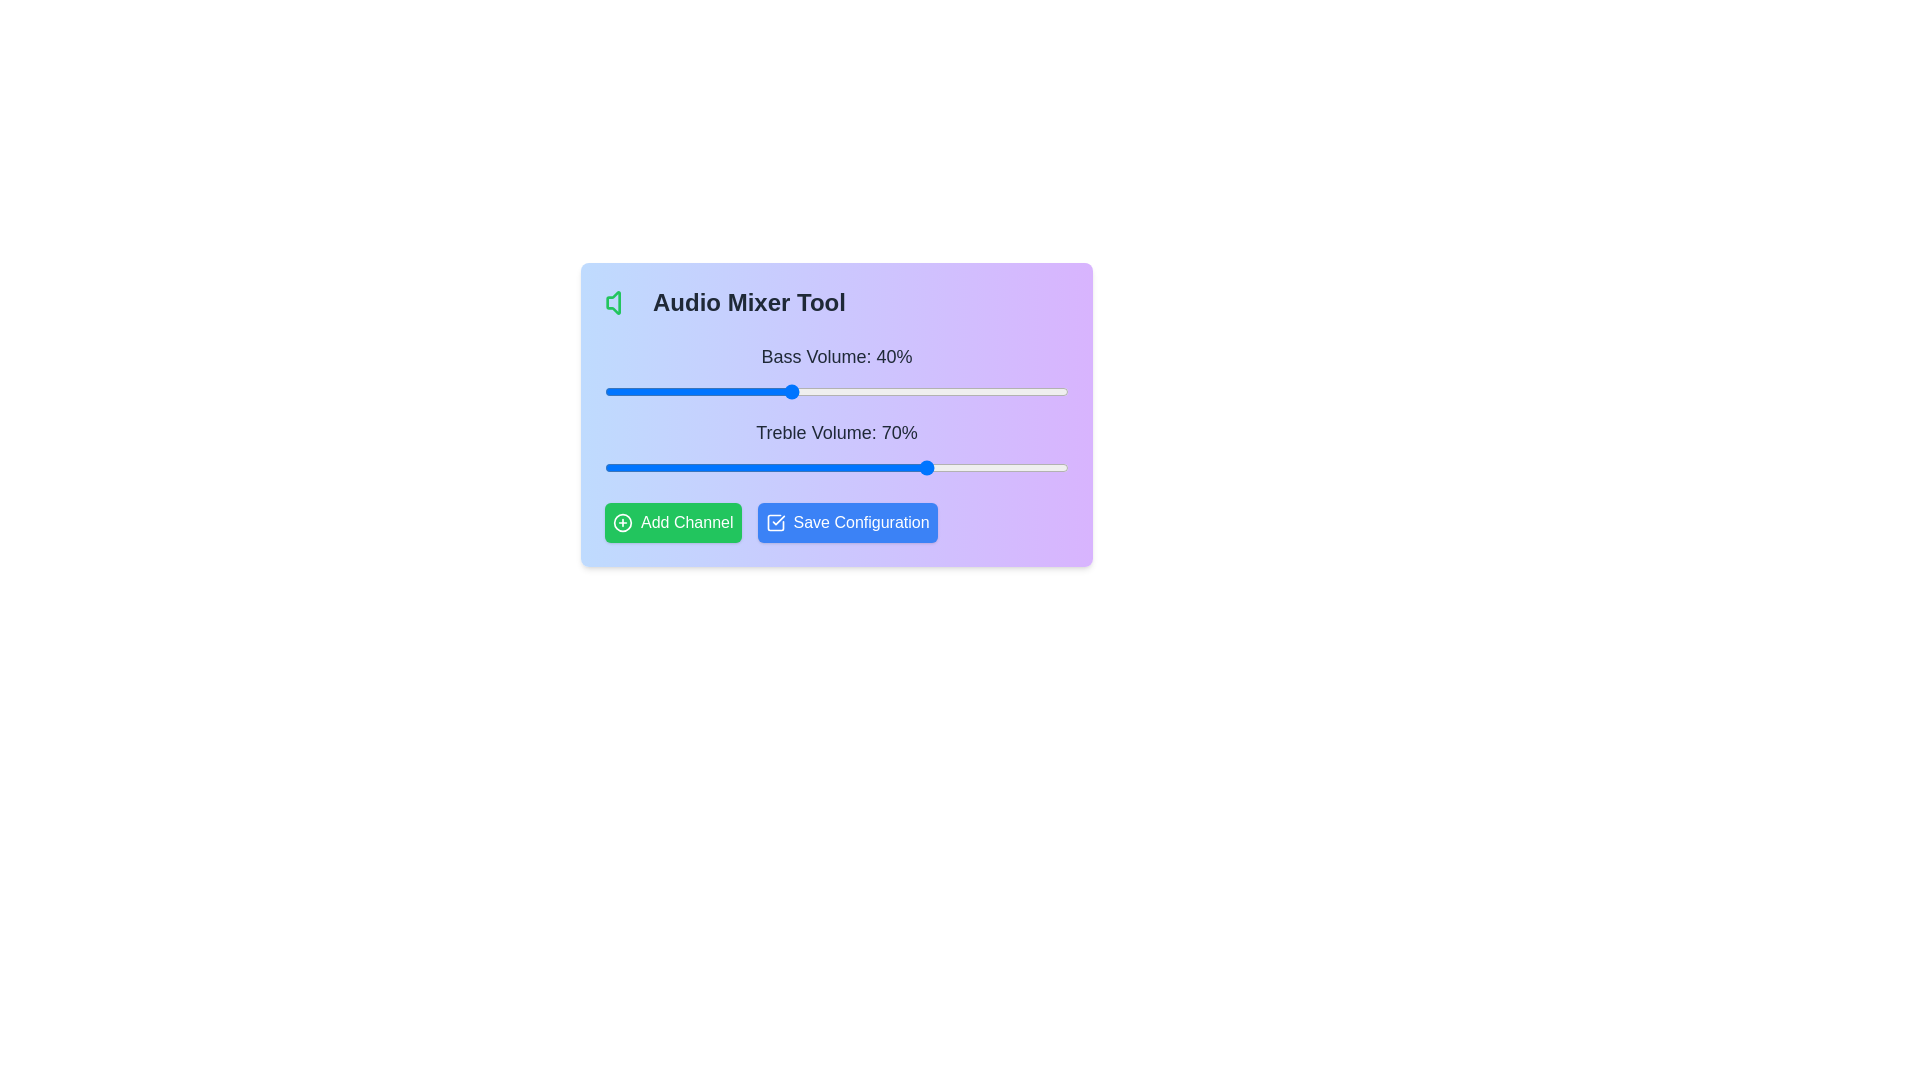 Image resolution: width=1920 pixels, height=1080 pixels. I want to click on treble volume, so click(1036, 467).